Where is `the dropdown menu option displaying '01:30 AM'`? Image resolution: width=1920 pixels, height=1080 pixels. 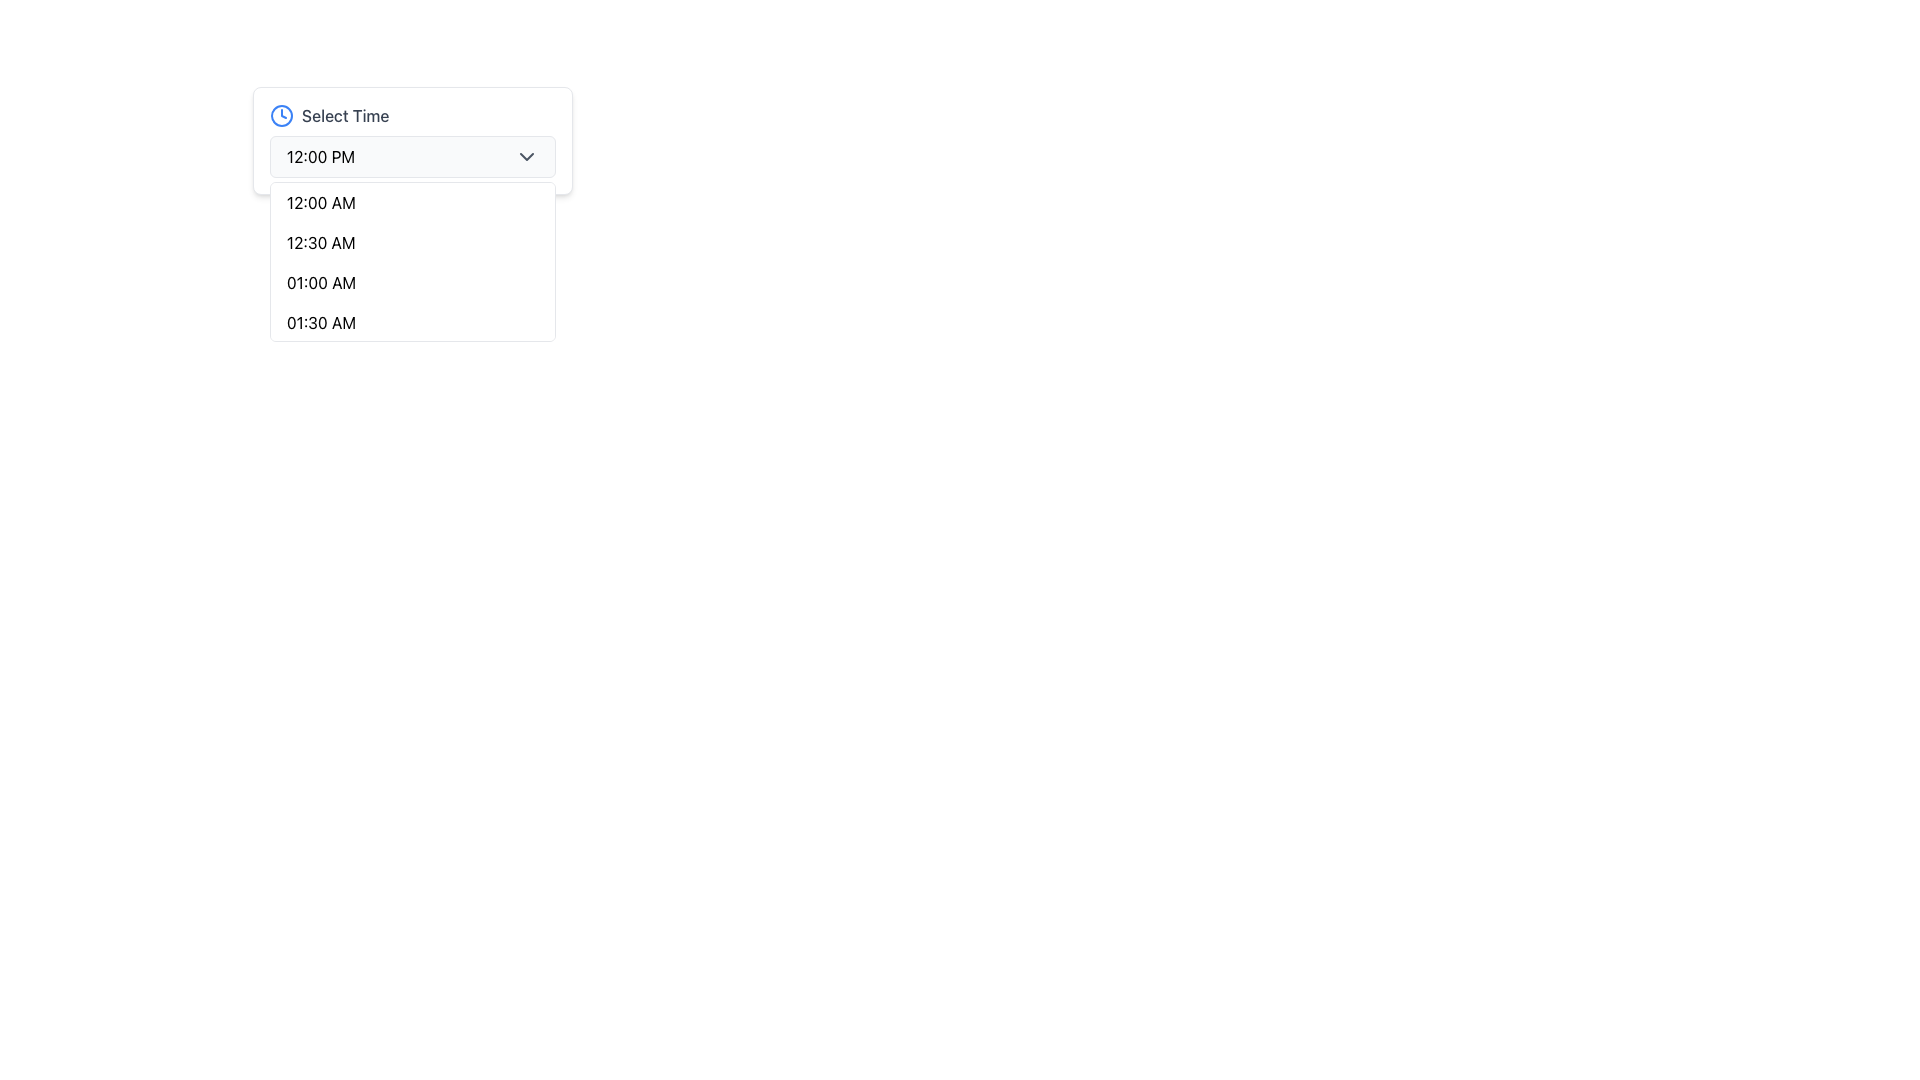 the dropdown menu option displaying '01:30 AM' is located at coordinates (411, 322).